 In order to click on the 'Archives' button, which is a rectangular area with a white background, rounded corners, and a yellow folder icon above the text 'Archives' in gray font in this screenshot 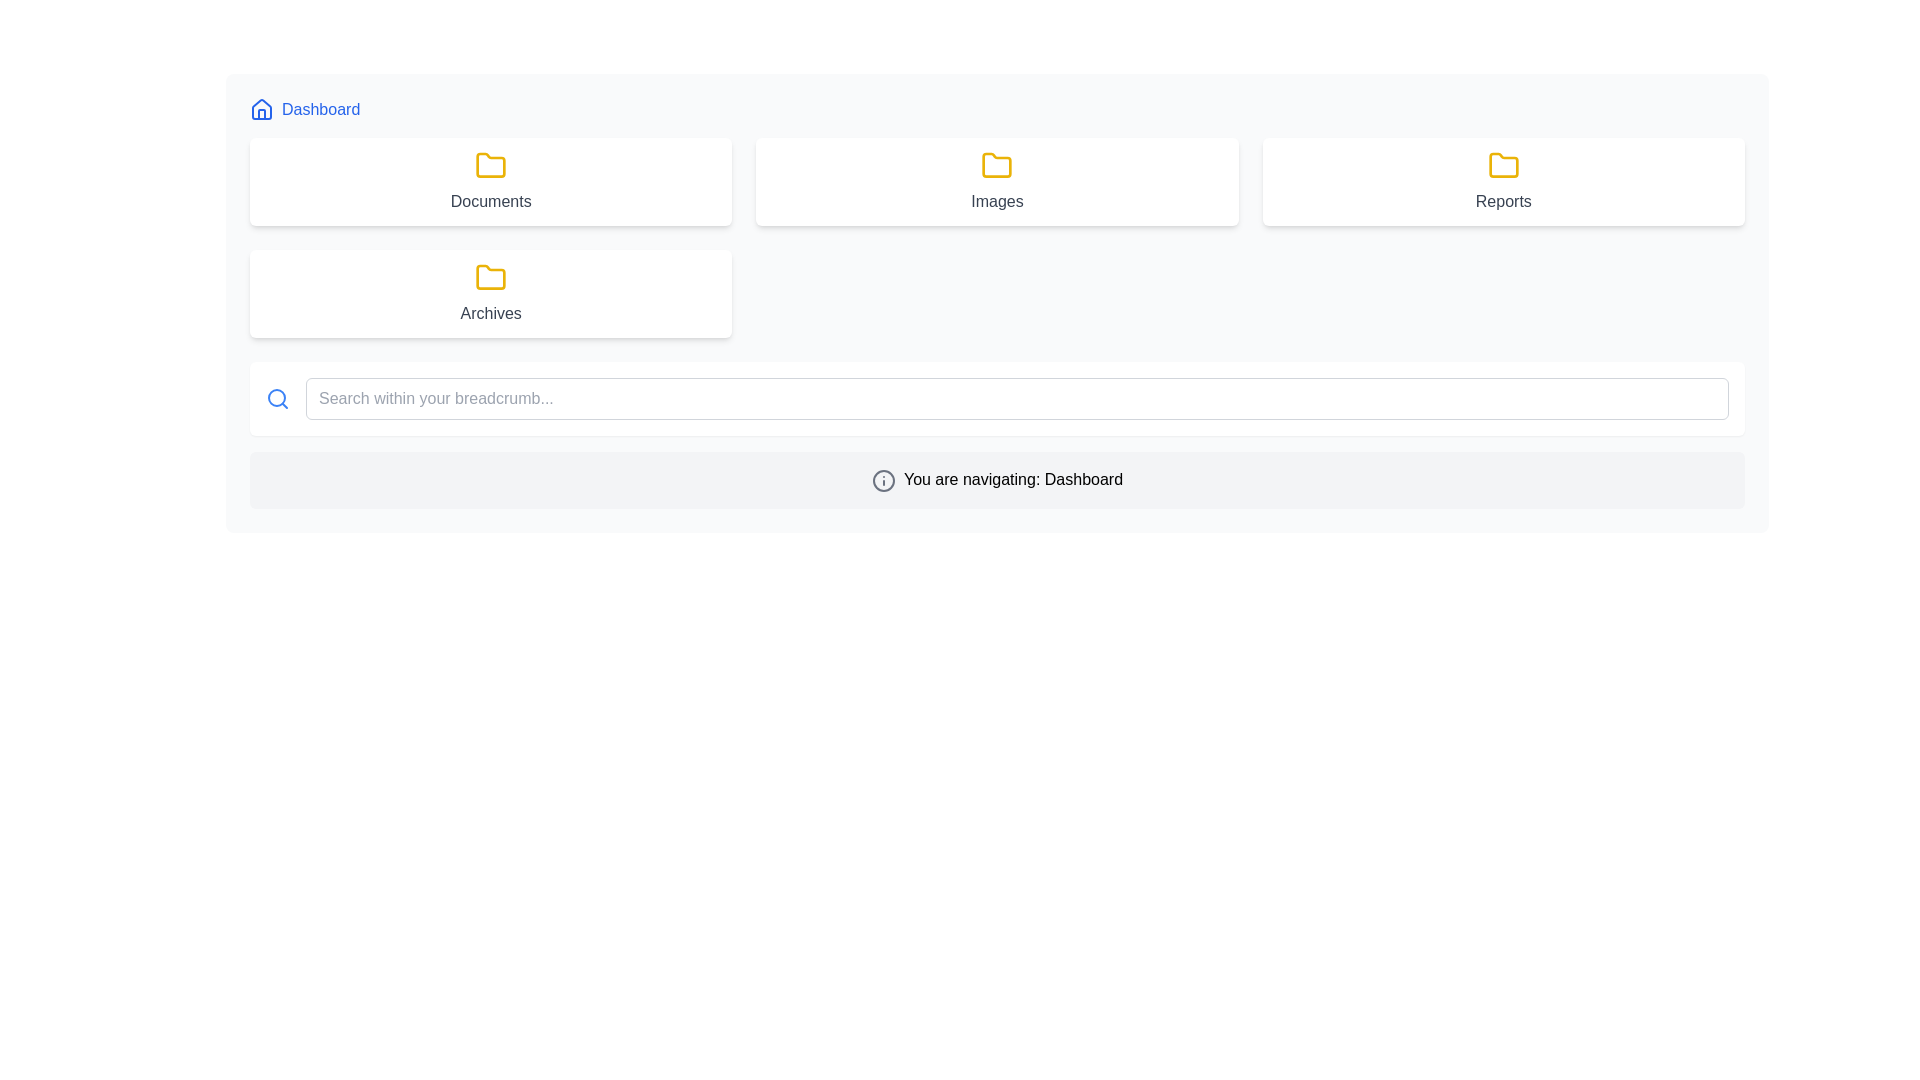, I will do `click(491, 293)`.